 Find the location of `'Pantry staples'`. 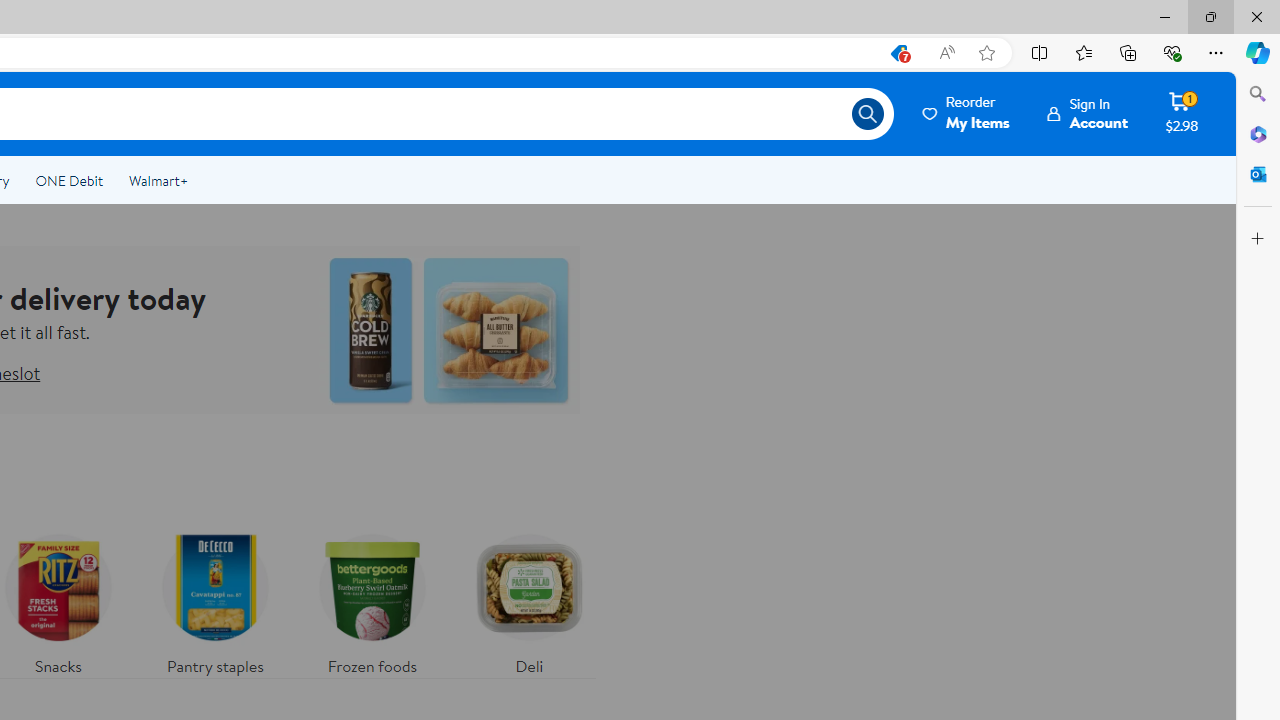

'Pantry staples' is located at coordinates (215, 598).